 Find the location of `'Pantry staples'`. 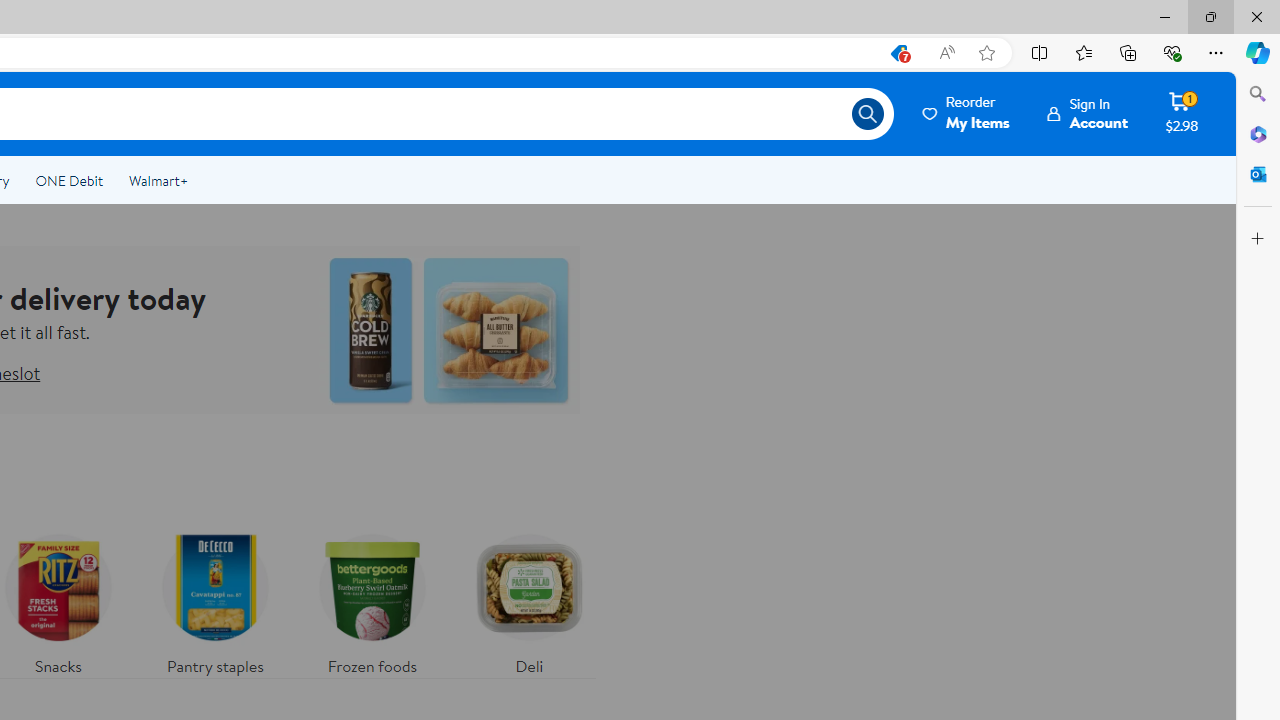

'Pantry staples' is located at coordinates (215, 598).